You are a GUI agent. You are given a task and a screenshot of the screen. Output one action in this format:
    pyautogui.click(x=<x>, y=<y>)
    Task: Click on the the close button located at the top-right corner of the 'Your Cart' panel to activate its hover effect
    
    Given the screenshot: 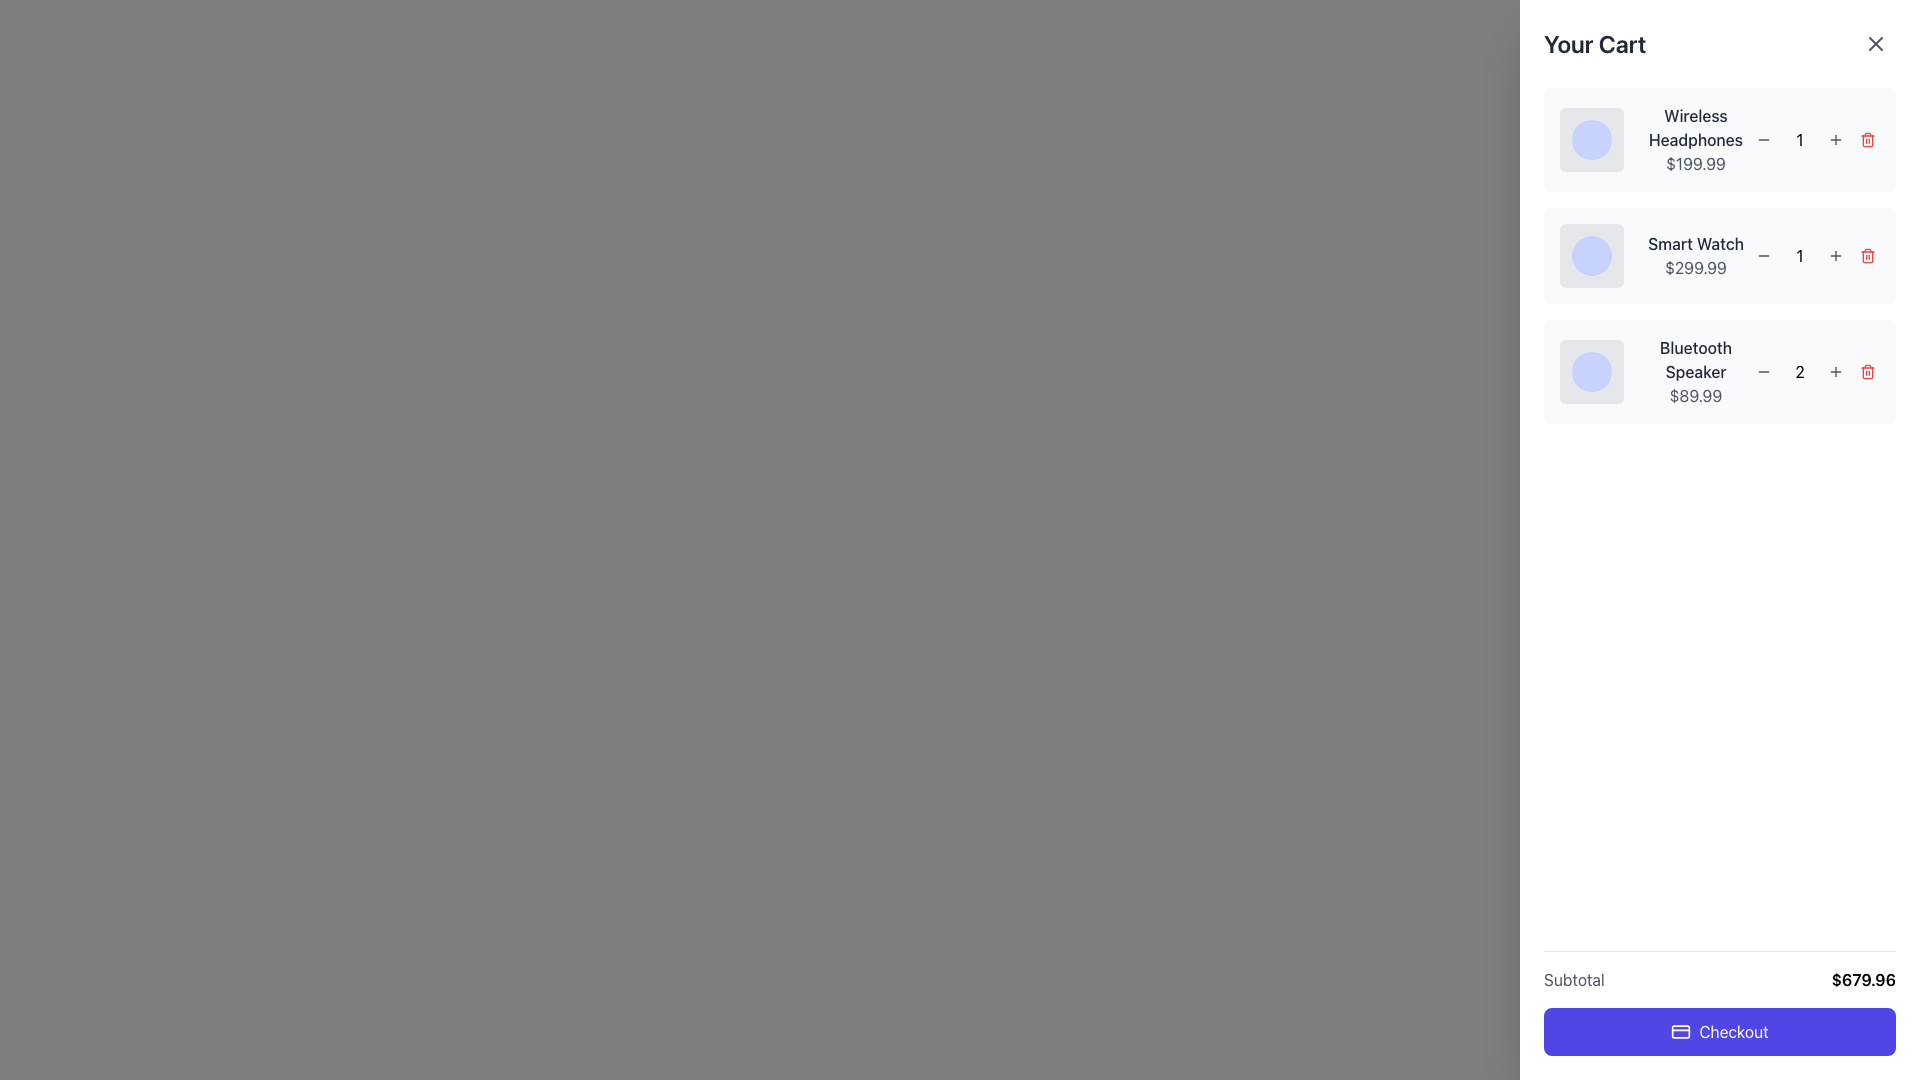 What is the action you would take?
    pyautogui.click(x=1875, y=43)
    